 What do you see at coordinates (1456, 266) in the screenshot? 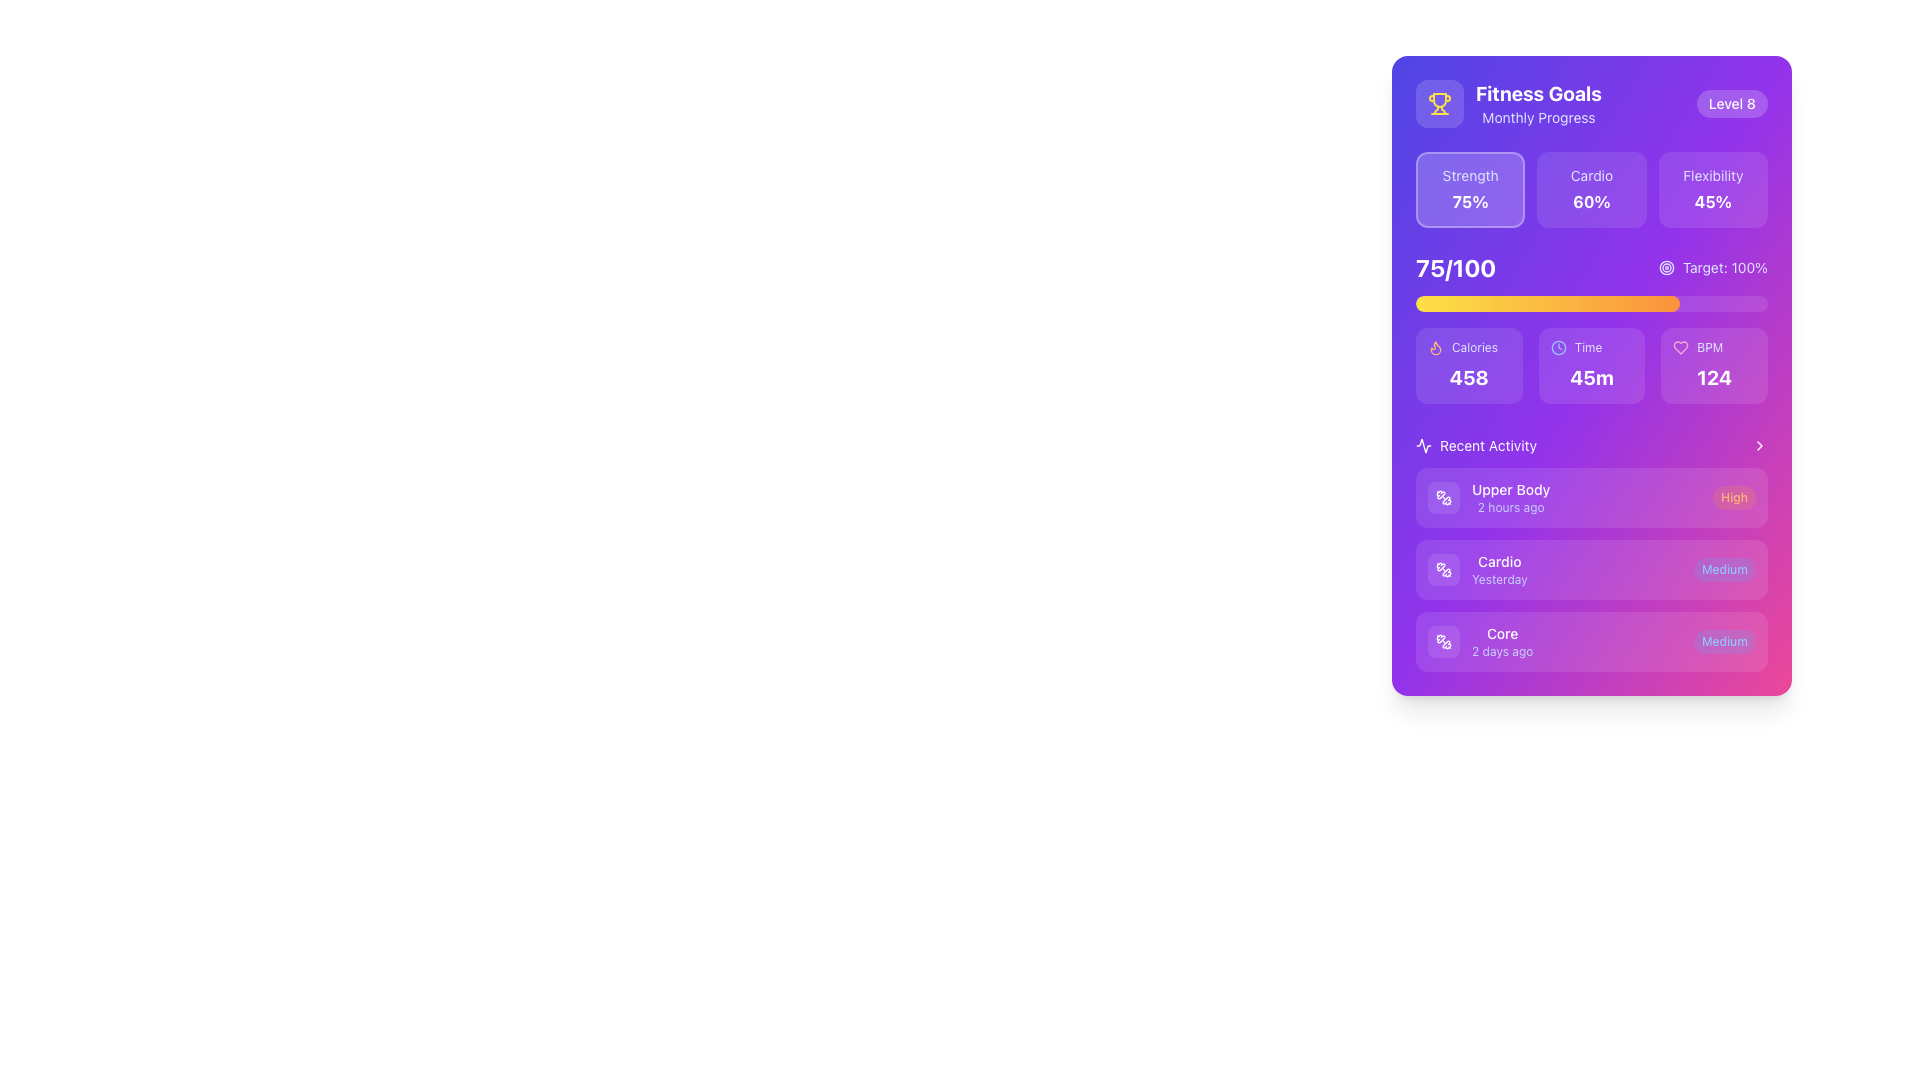
I see `the text display element that indicates progress or score, located towards the left side of the performance progress section` at bounding box center [1456, 266].